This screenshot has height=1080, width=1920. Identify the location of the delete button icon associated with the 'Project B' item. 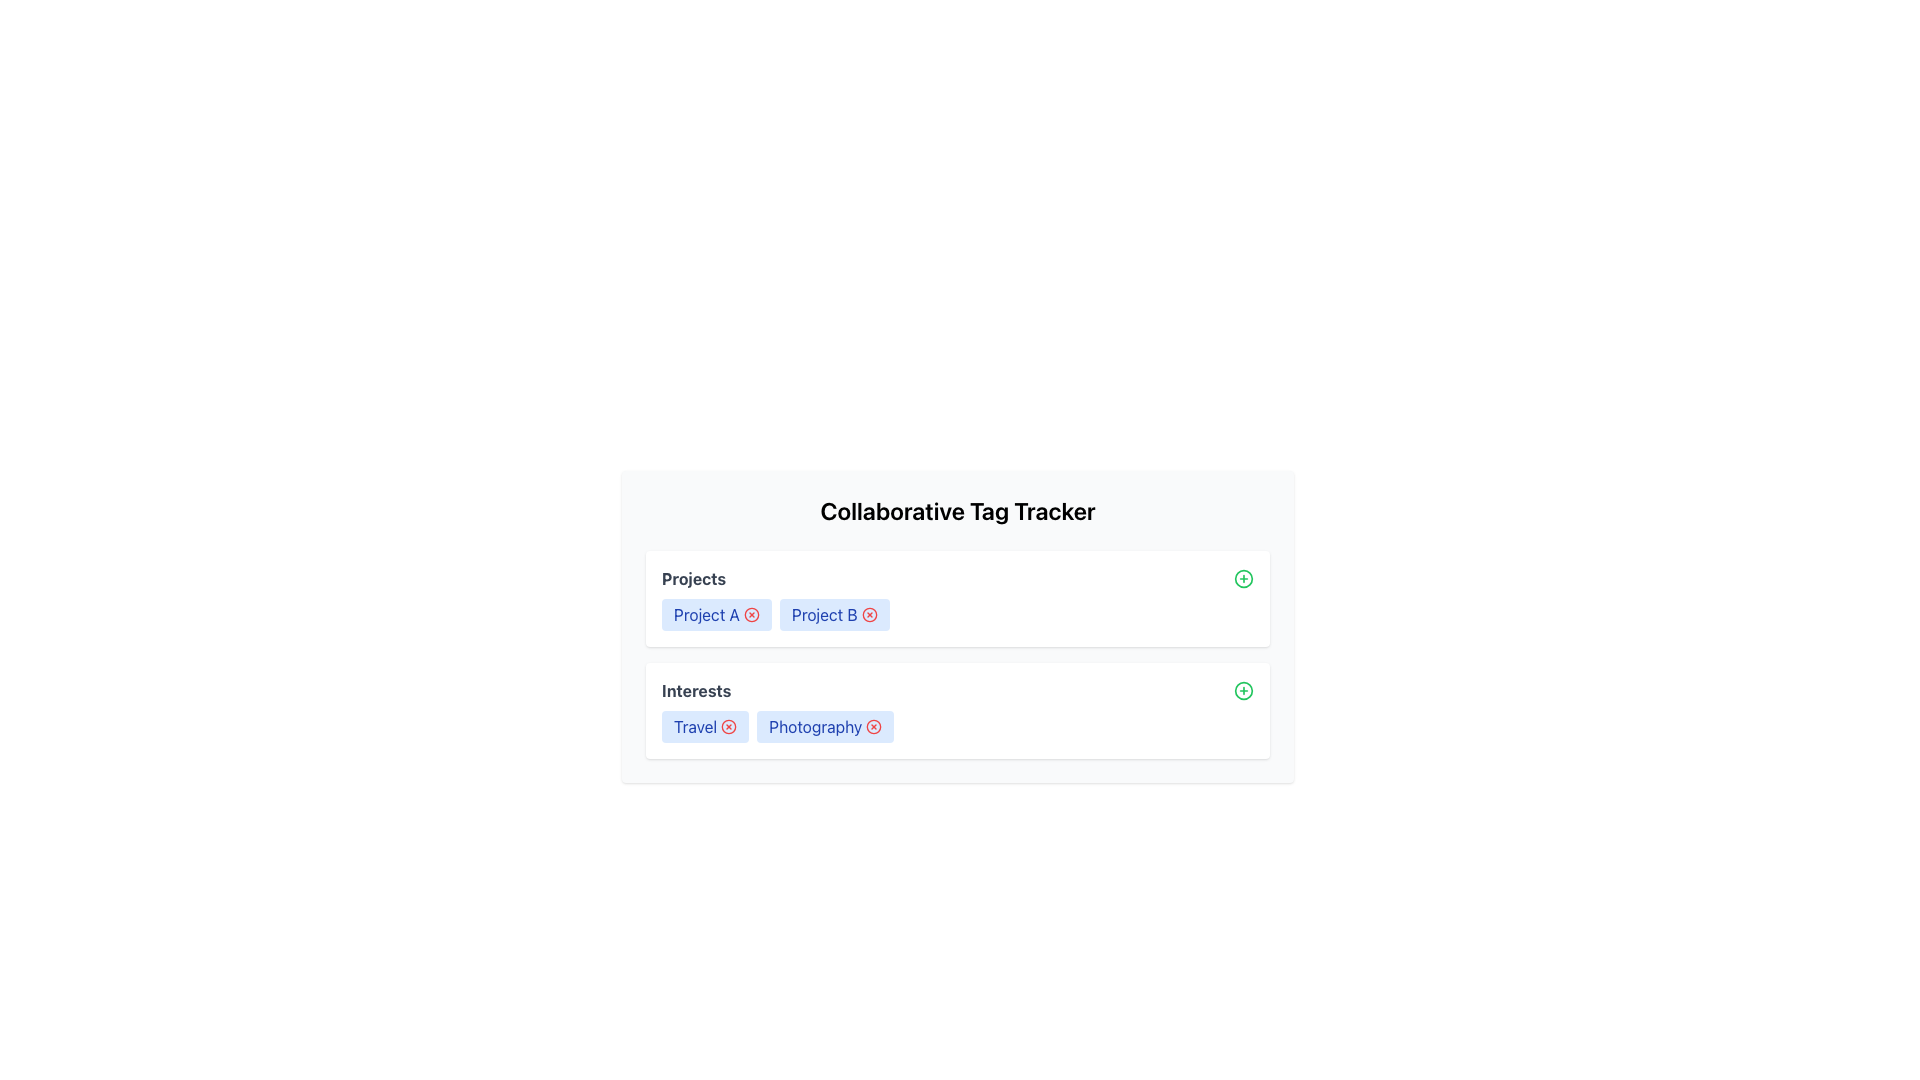
(869, 613).